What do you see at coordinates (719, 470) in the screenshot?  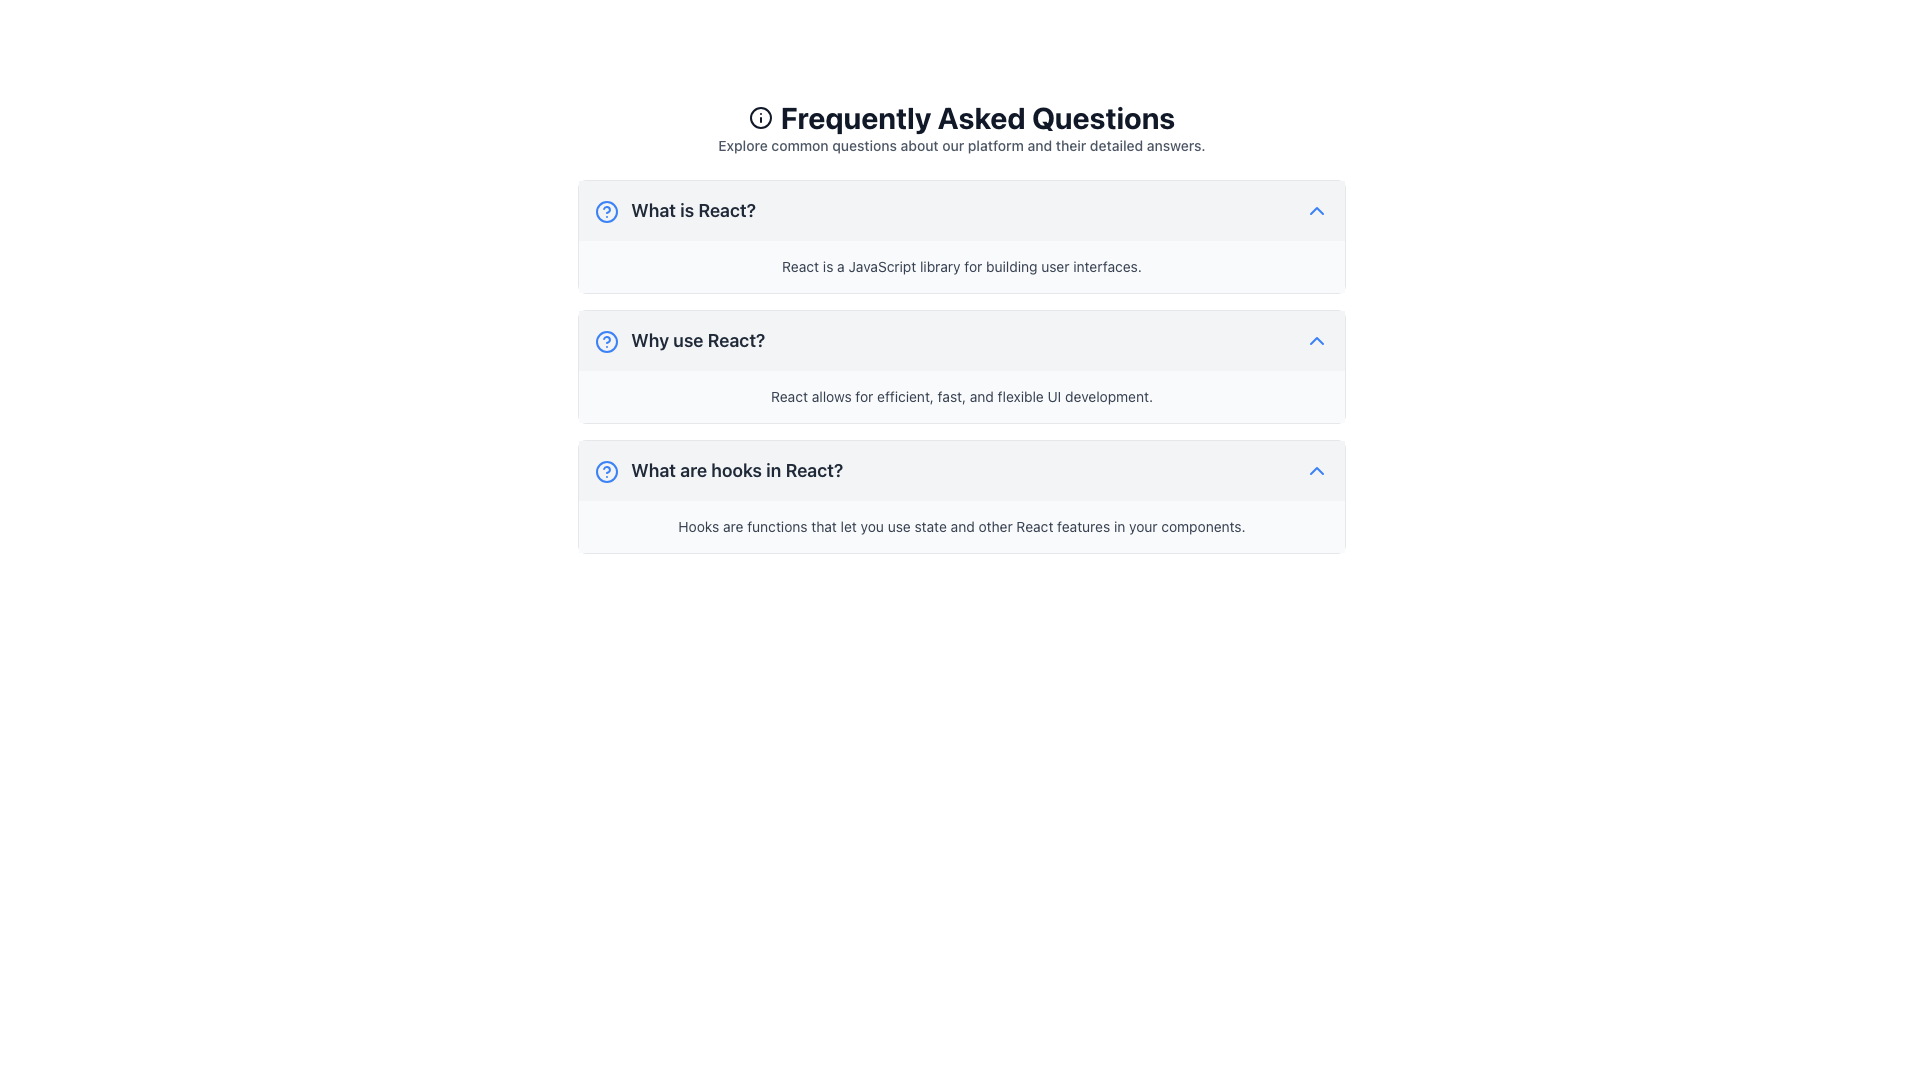 I see `text label 'What are hooks in React?' which is styled in bold and part of the FAQ section` at bounding box center [719, 470].